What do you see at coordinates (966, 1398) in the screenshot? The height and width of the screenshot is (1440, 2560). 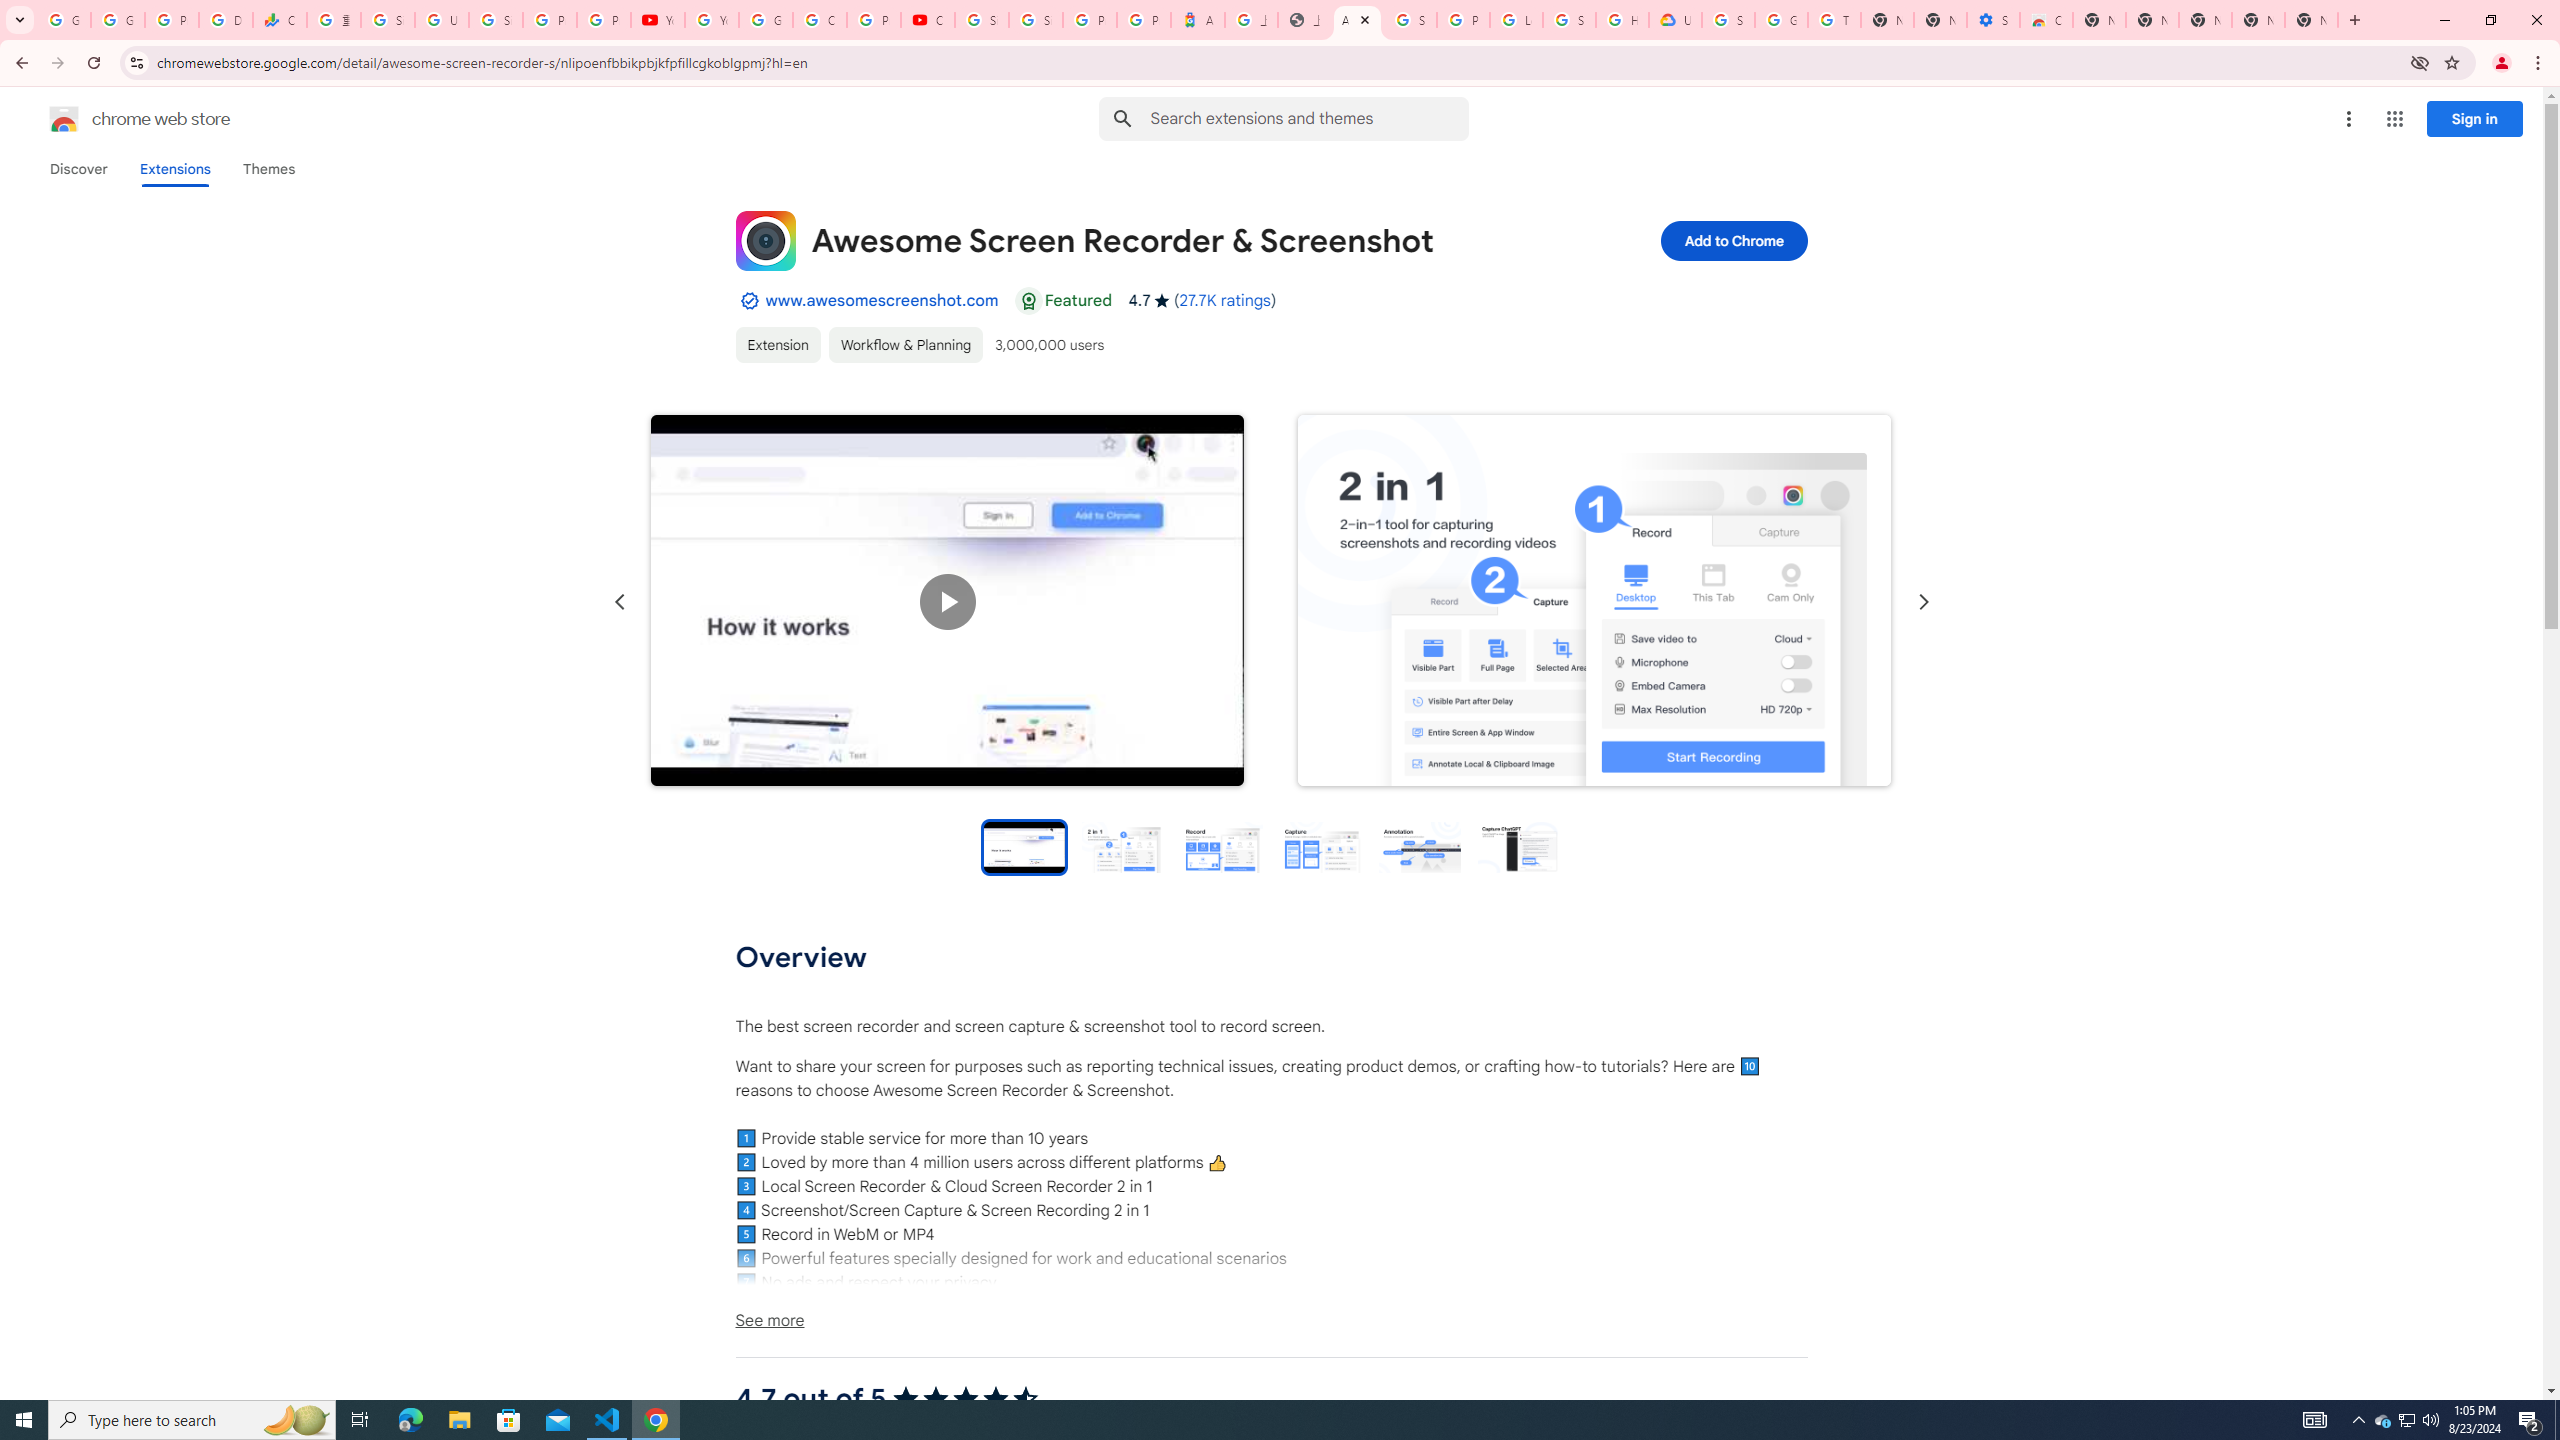 I see `'4.7 out of 5 stars'` at bounding box center [966, 1398].